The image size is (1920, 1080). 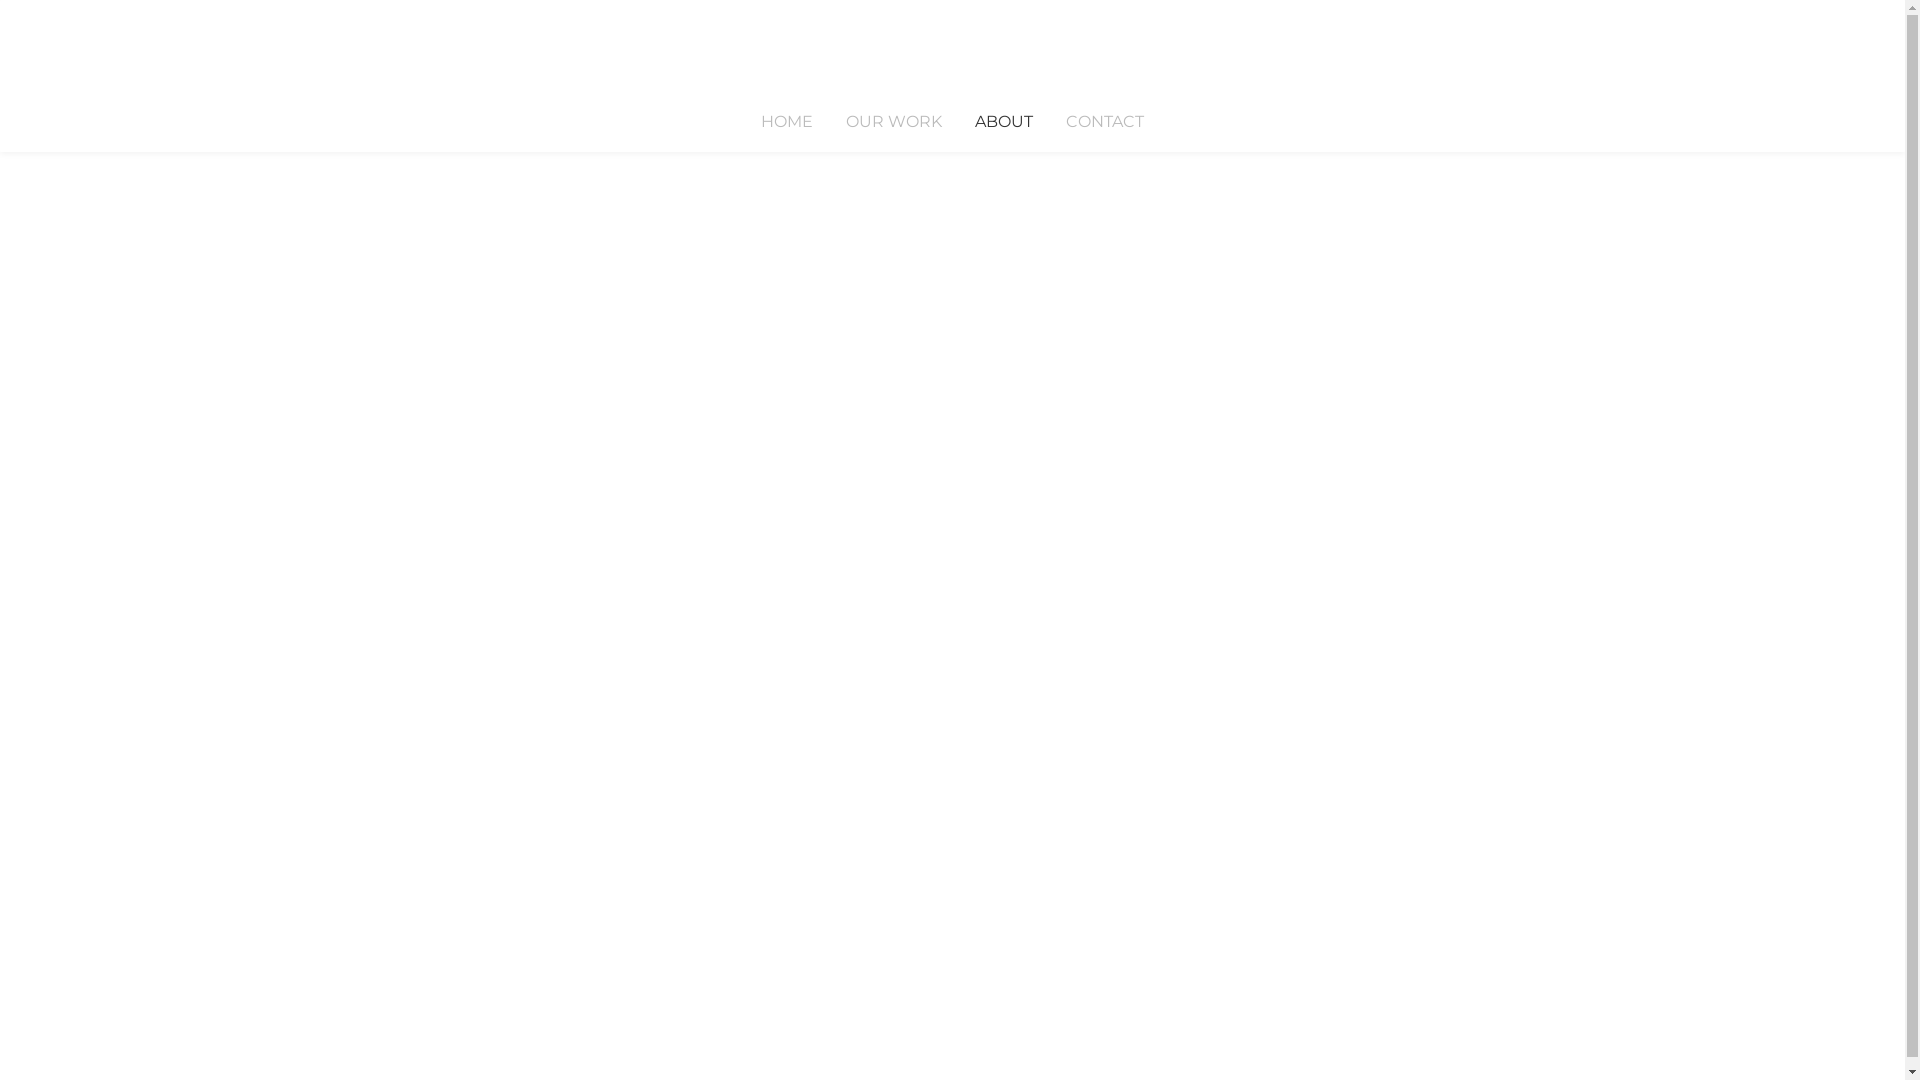 I want to click on 'HOME', so click(x=786, y=122).